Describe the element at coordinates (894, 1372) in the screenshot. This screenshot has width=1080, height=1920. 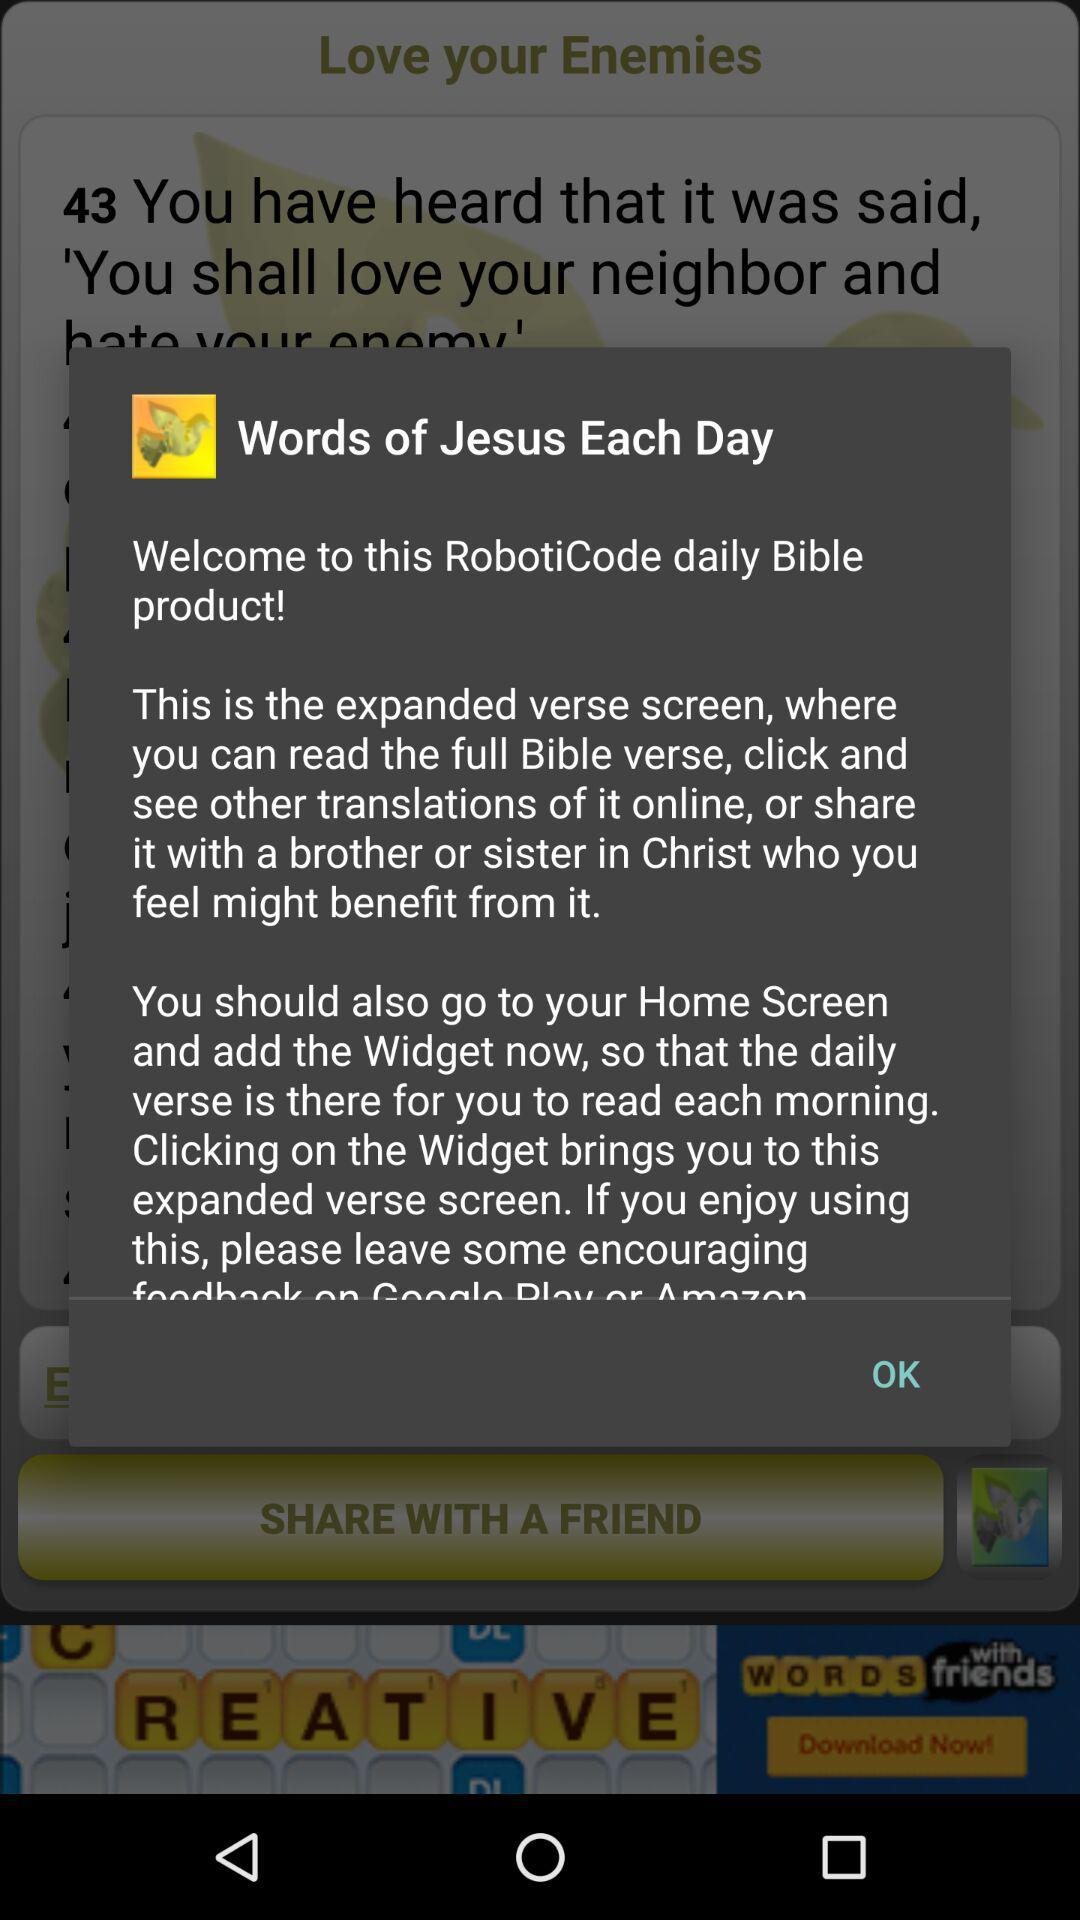
I see `ok at the bottom right corner` at that location.